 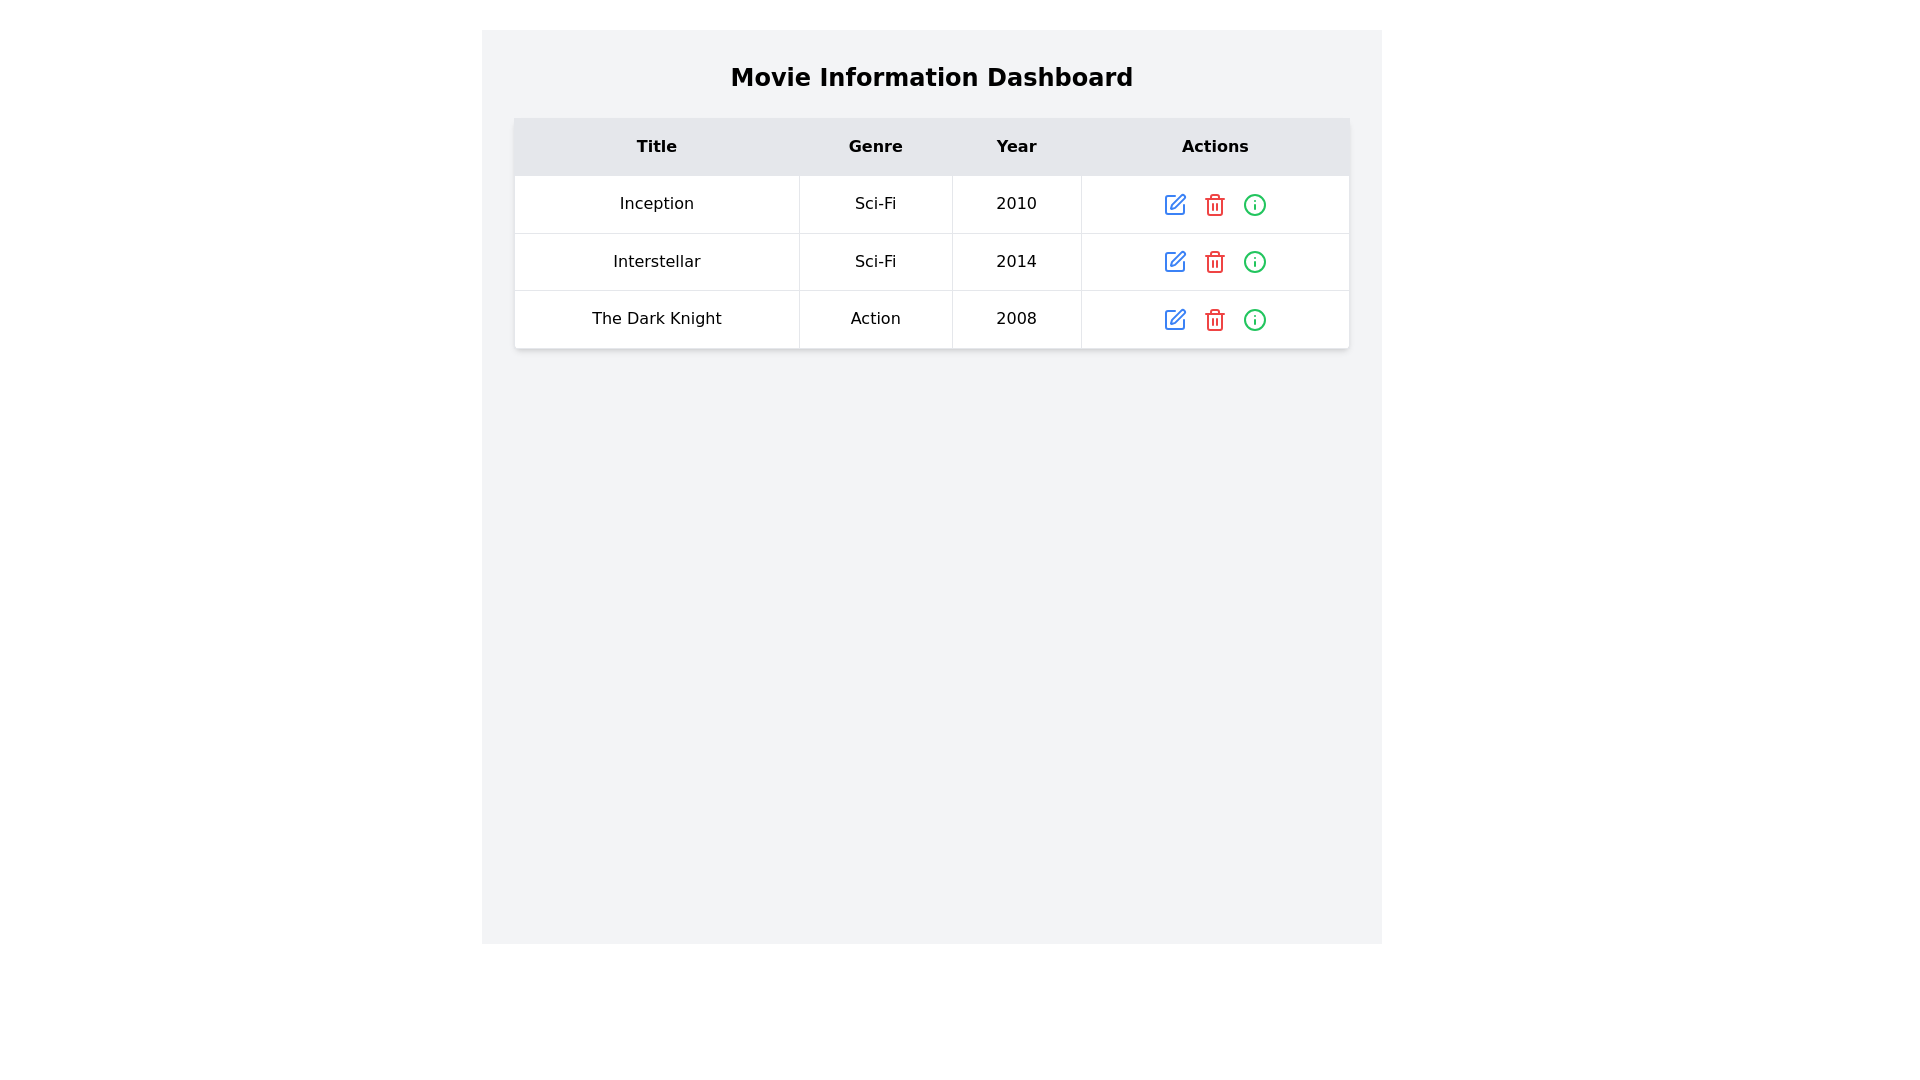 What do you see at coordinates (1175, 204) in the screenshot?
I see `the edit action icon represented by a pen in the first row of the table under the 'Actions' column for the movie 'Inception' to navigate` at bounding box center [1175, 204].